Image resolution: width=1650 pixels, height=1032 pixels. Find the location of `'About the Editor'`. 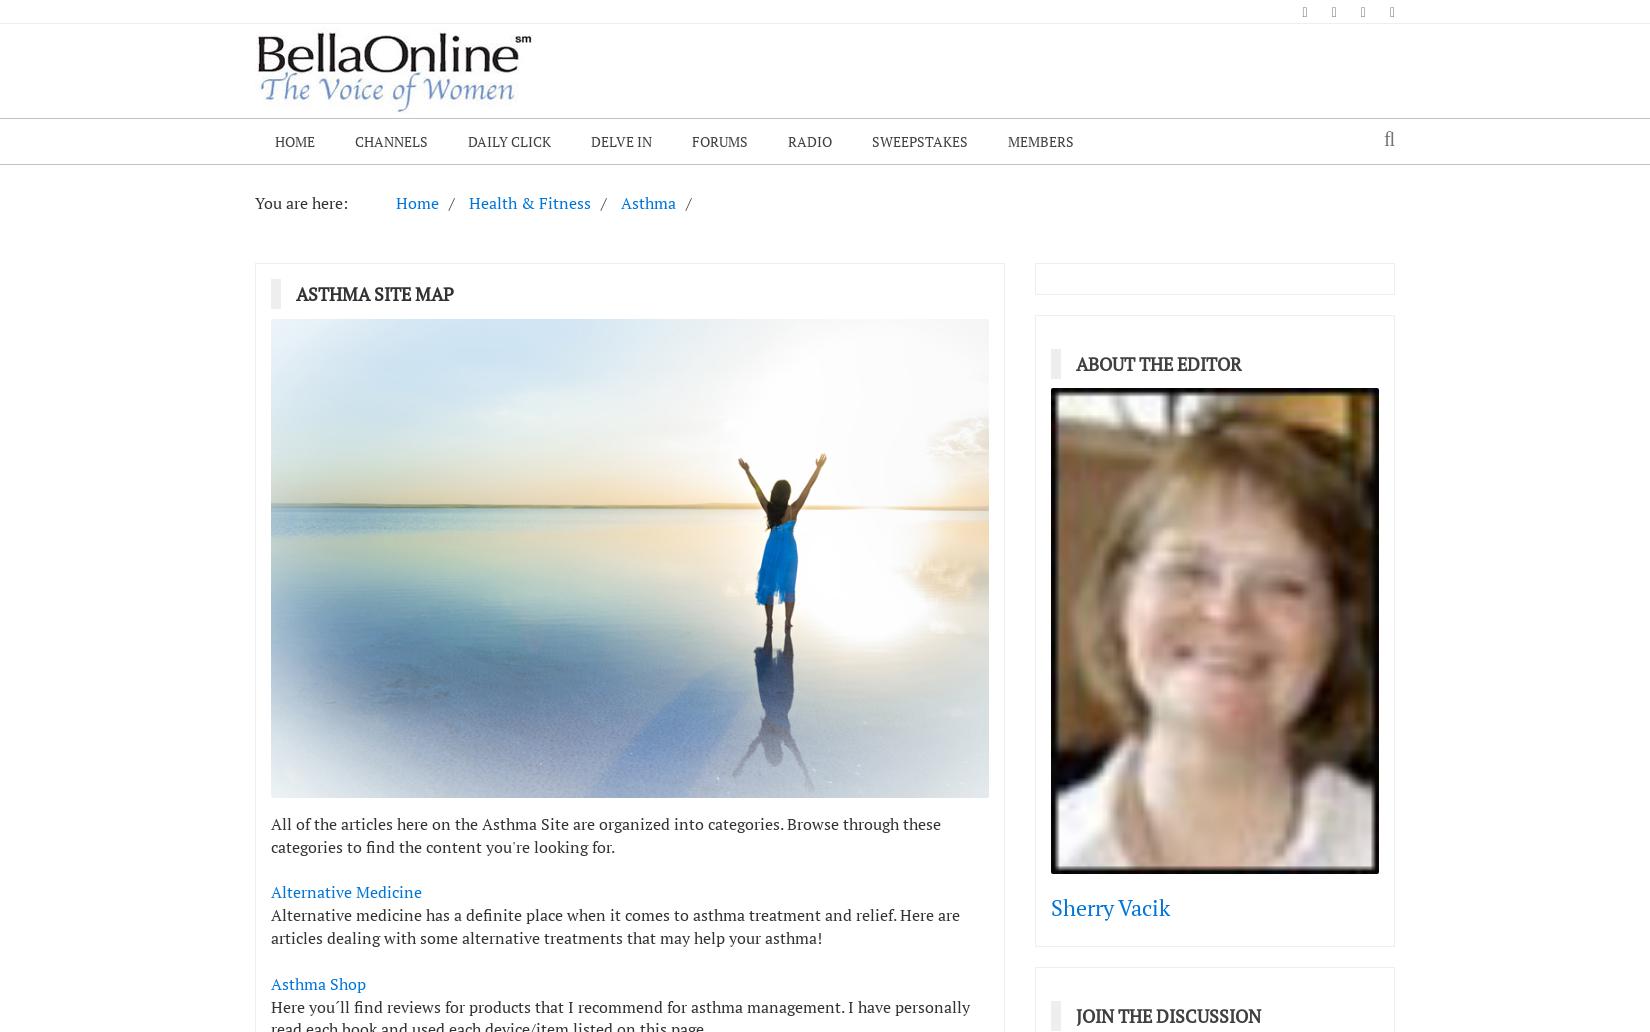

'About the Editor' is located at coordinates (1158, 362).